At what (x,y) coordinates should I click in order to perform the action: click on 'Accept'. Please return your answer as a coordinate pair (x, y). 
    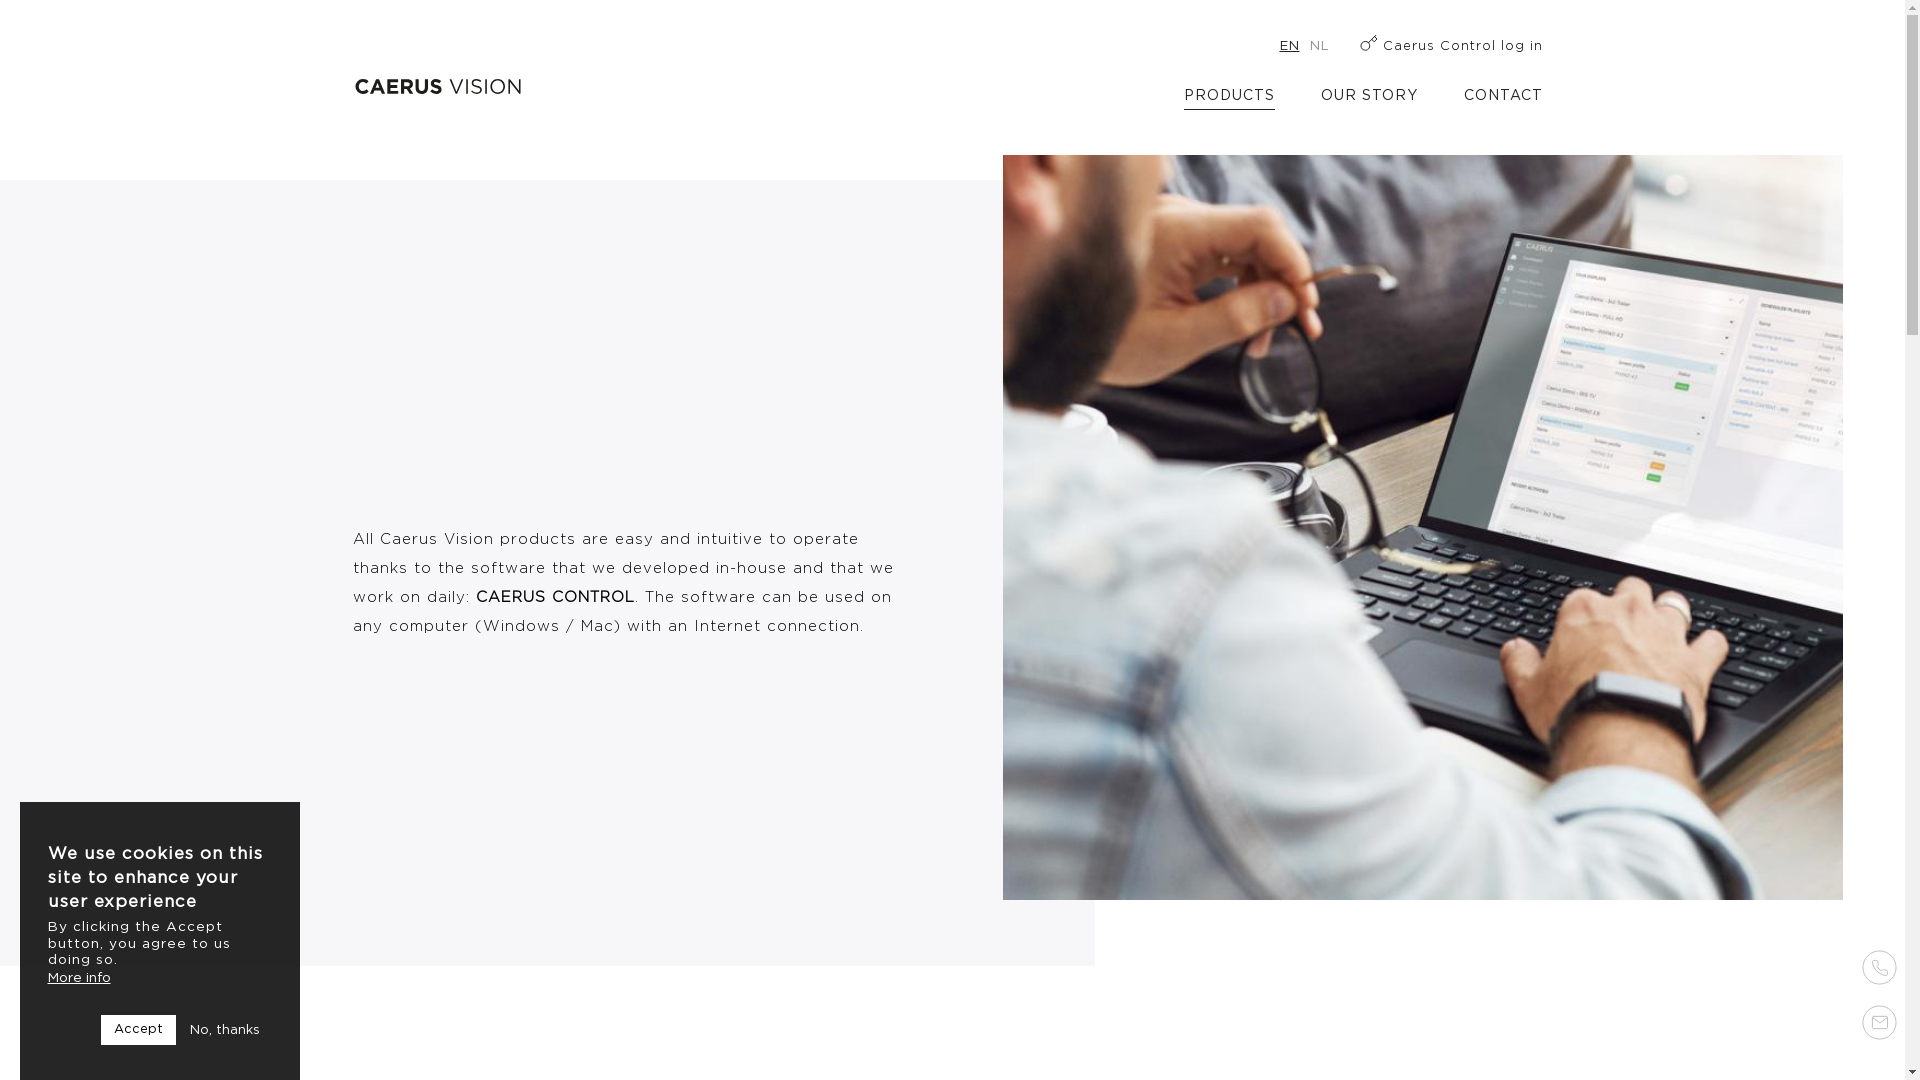
    Looking at the image, I should click on (136, 1029).